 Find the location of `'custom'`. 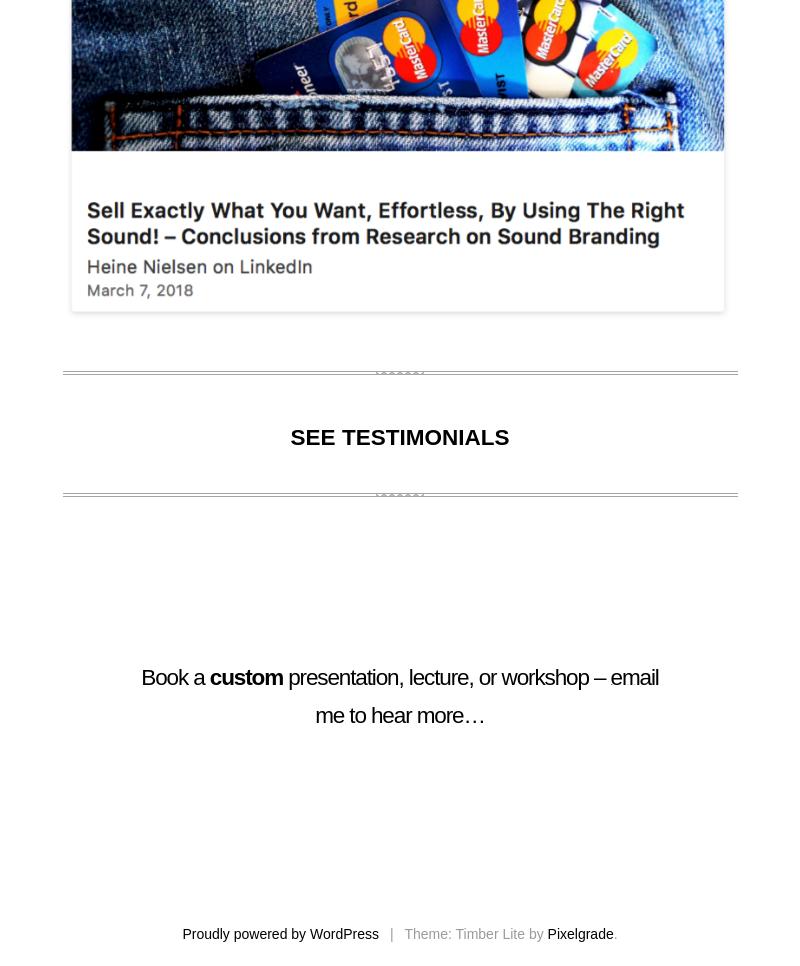

'custom' is located at coordinates (245, 677).